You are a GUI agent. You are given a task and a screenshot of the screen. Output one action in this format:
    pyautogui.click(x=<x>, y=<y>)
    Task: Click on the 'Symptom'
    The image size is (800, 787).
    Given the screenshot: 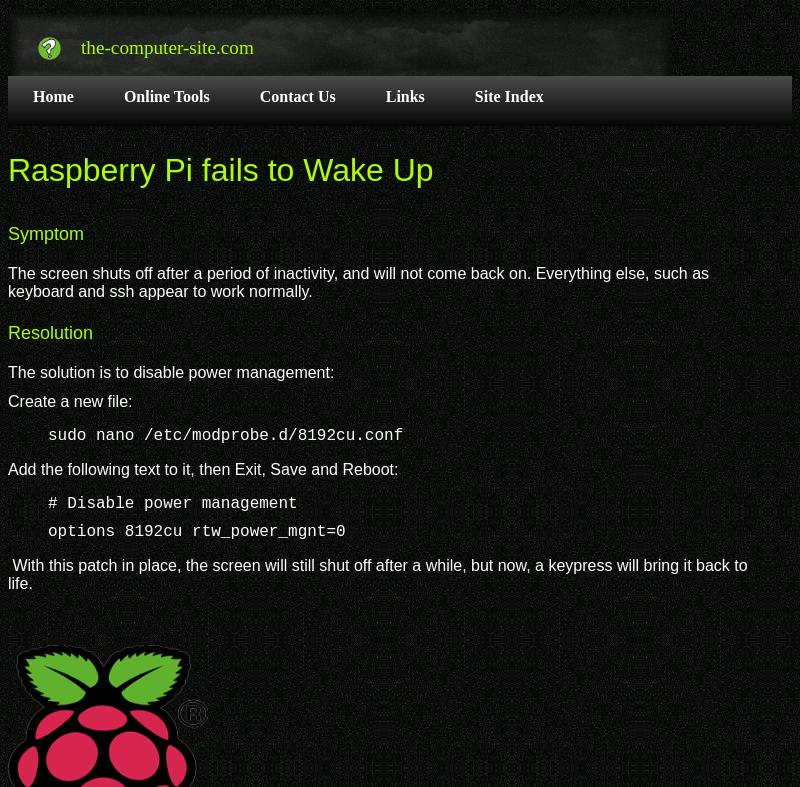 What is the action you would take?
    pyautogui.click(x=8, y=233)
    